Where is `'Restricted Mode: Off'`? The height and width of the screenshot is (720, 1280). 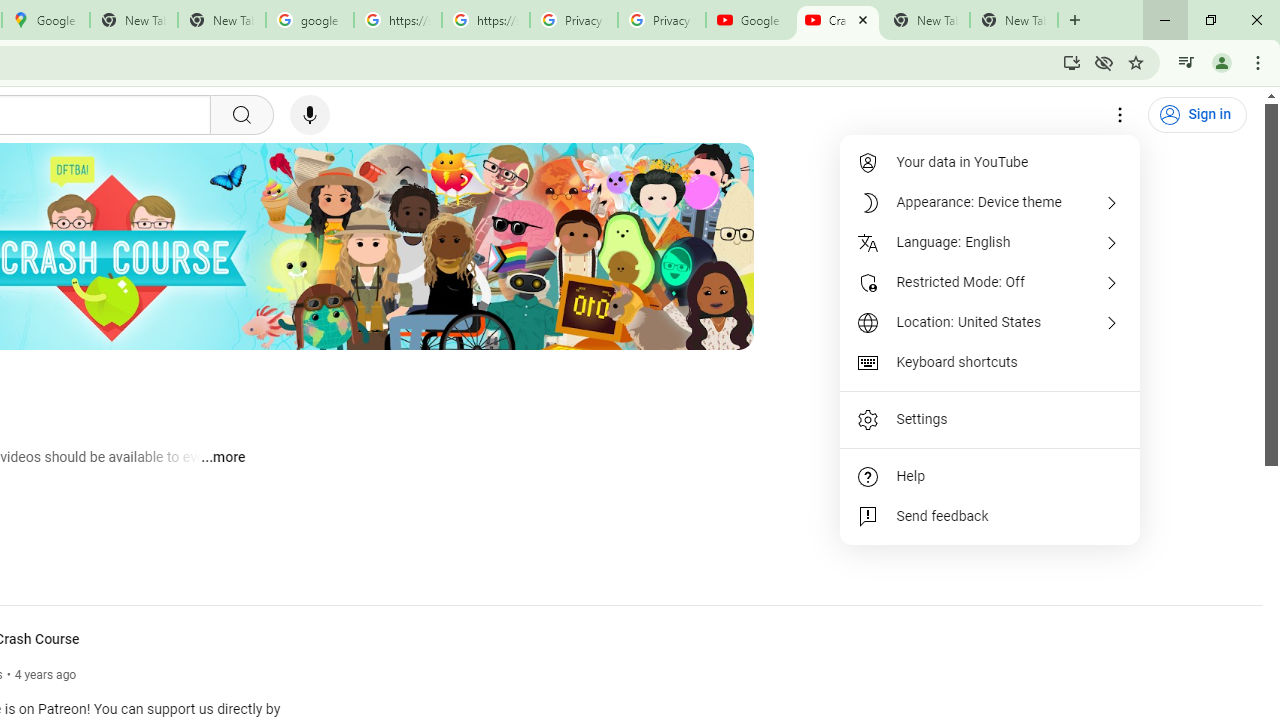 'Restricted Mode: Off' is located at coordinates (990, 282).